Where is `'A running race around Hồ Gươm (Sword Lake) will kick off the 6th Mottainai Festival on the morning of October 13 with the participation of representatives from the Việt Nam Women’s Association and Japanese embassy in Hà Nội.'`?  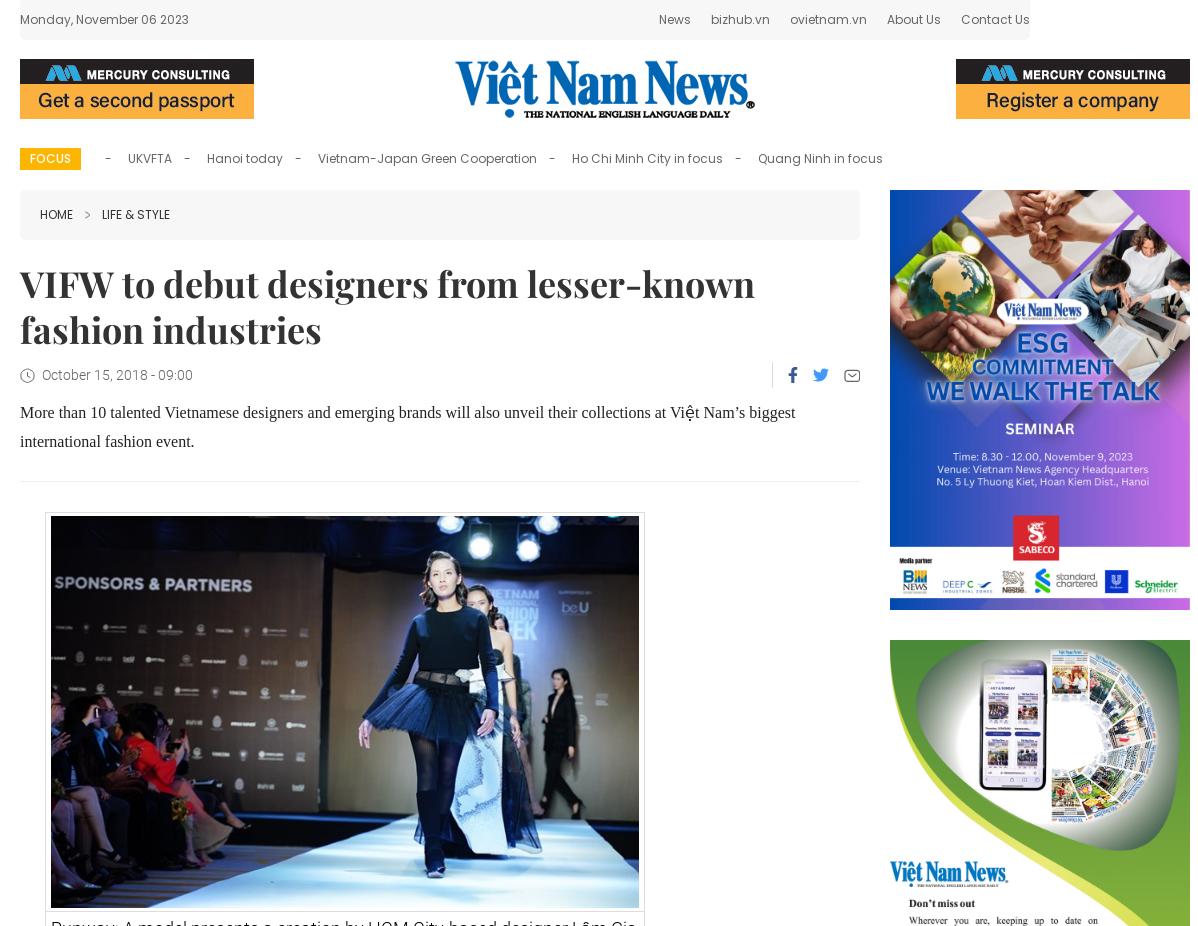 'A running race around Hồ Gươm (Sword Lake) will kick off the 6th Mottainai Festival on the morning of October 13 with the participation of representatives from the Việt Nam Women’s Association and Japanese embassy in Hà Nội.' is located at coordinates (571, 56).